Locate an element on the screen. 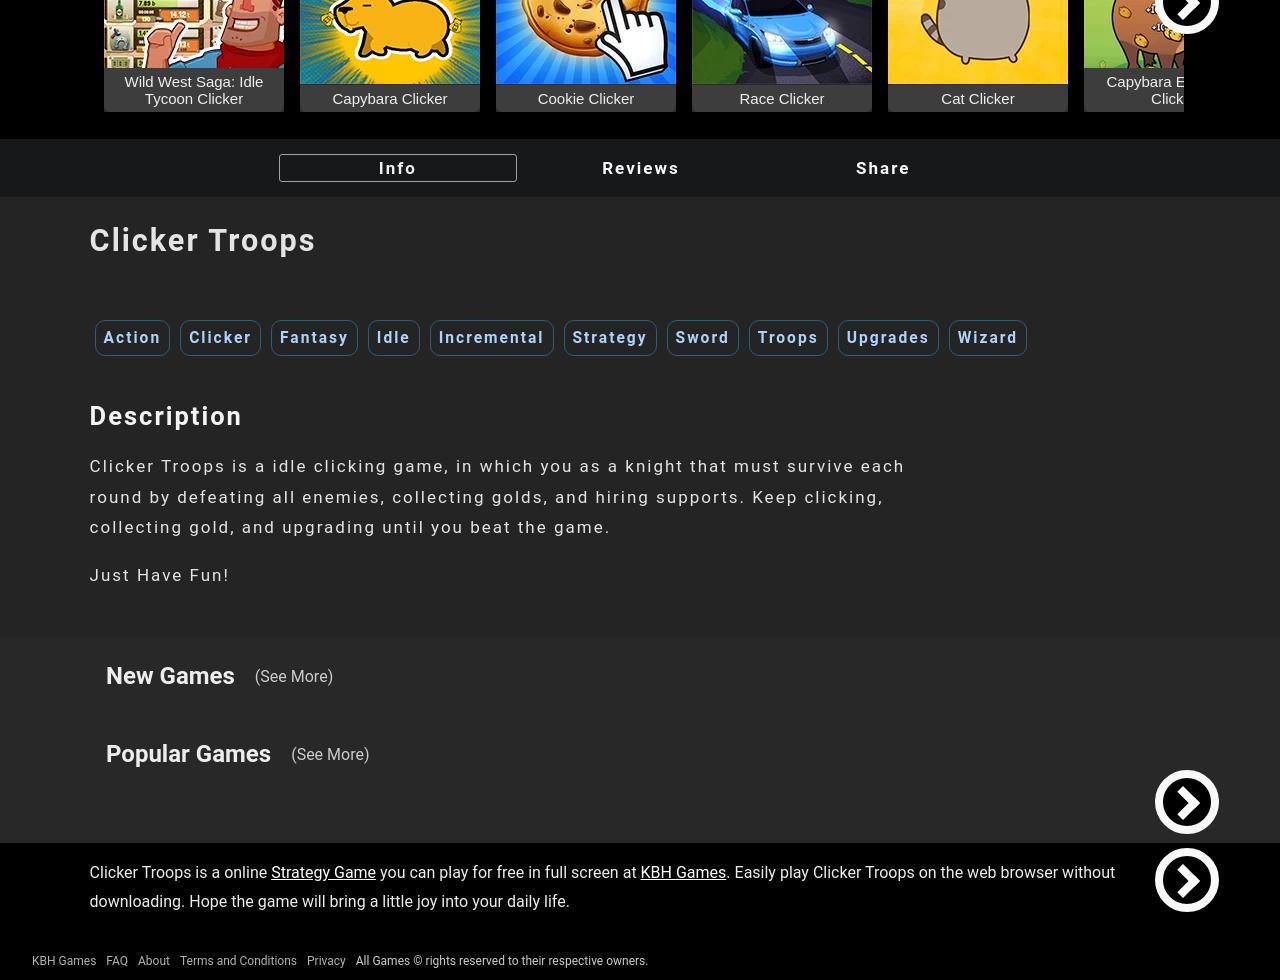 Image resolution: width=1280 pixels, height=980 pixels. 'Strategy' is located at coordinates (608, 337).